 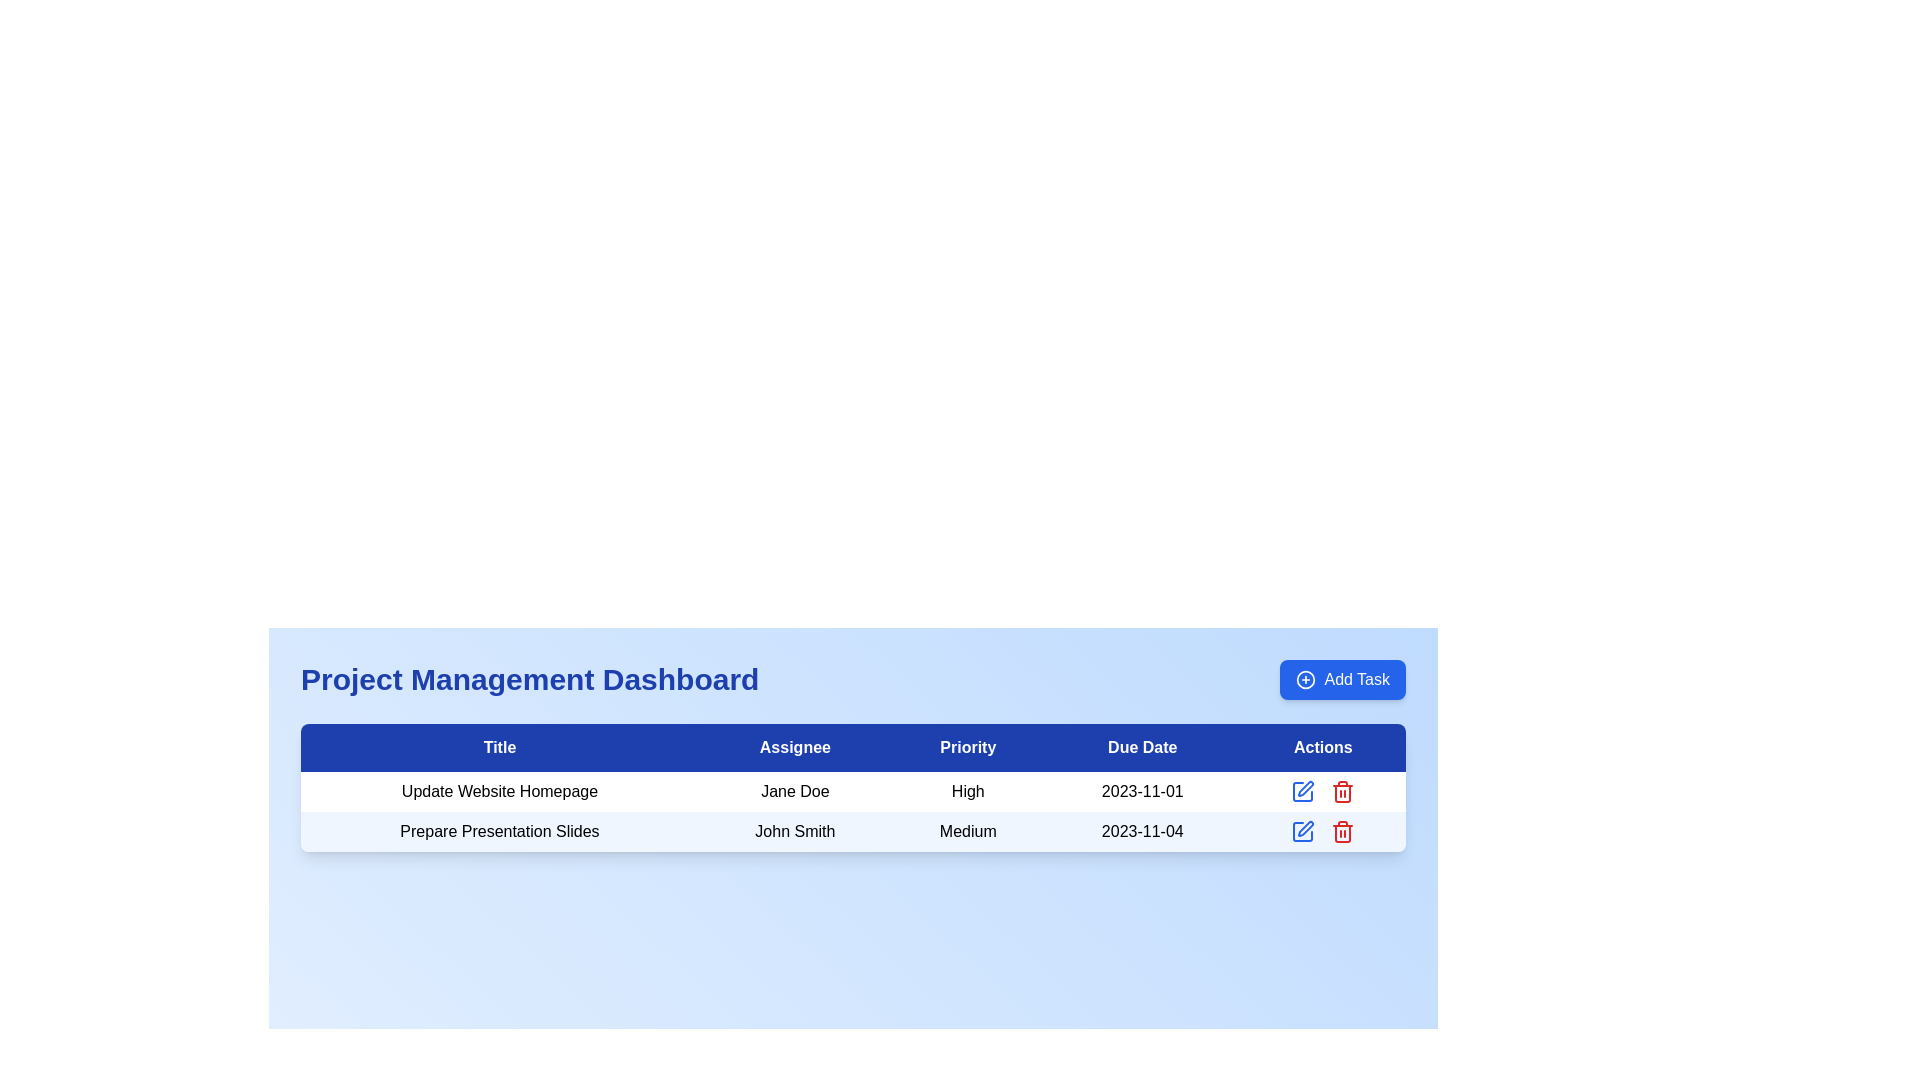 What do you see at coordinates (968, 790) in the screenshot?
I see `the text label displaying 'High' located under the 'Priority' column in the first row of the table, positioned between 'Jane Doe' and '2023-11-01'` at bounding box center [968, 790].